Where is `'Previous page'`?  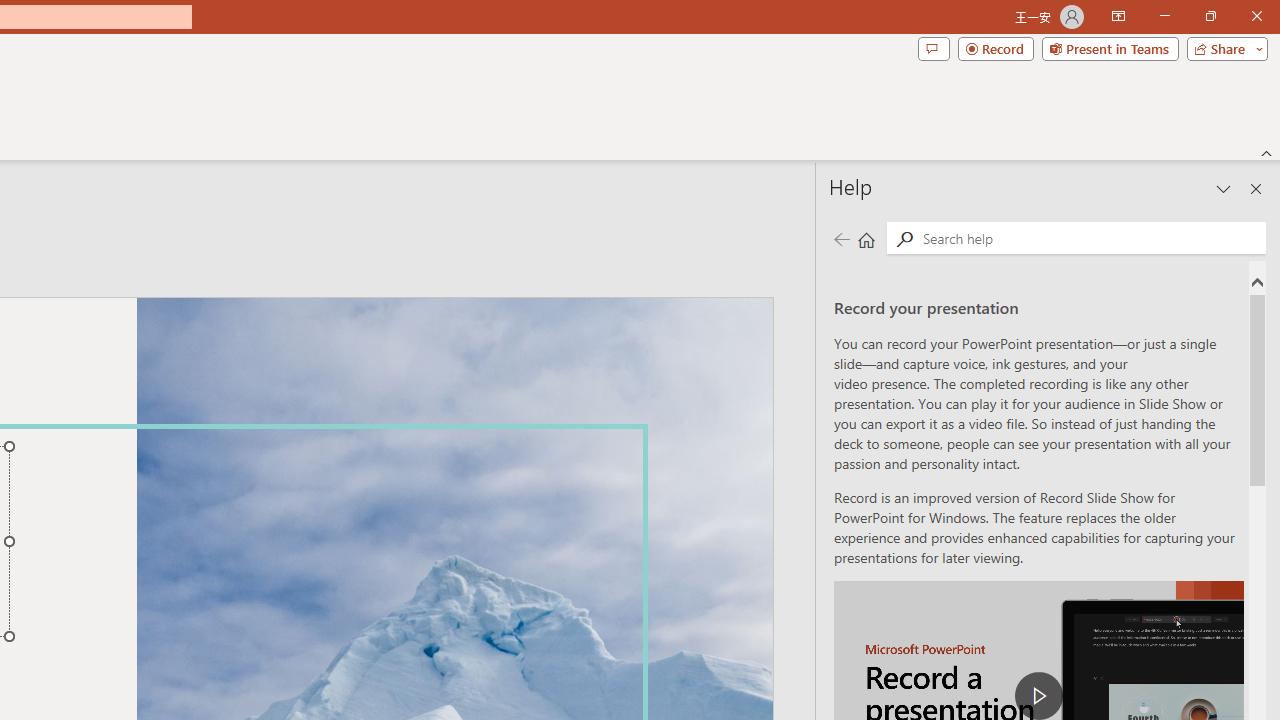
'Previous page' is located at coordinates (841, 238).